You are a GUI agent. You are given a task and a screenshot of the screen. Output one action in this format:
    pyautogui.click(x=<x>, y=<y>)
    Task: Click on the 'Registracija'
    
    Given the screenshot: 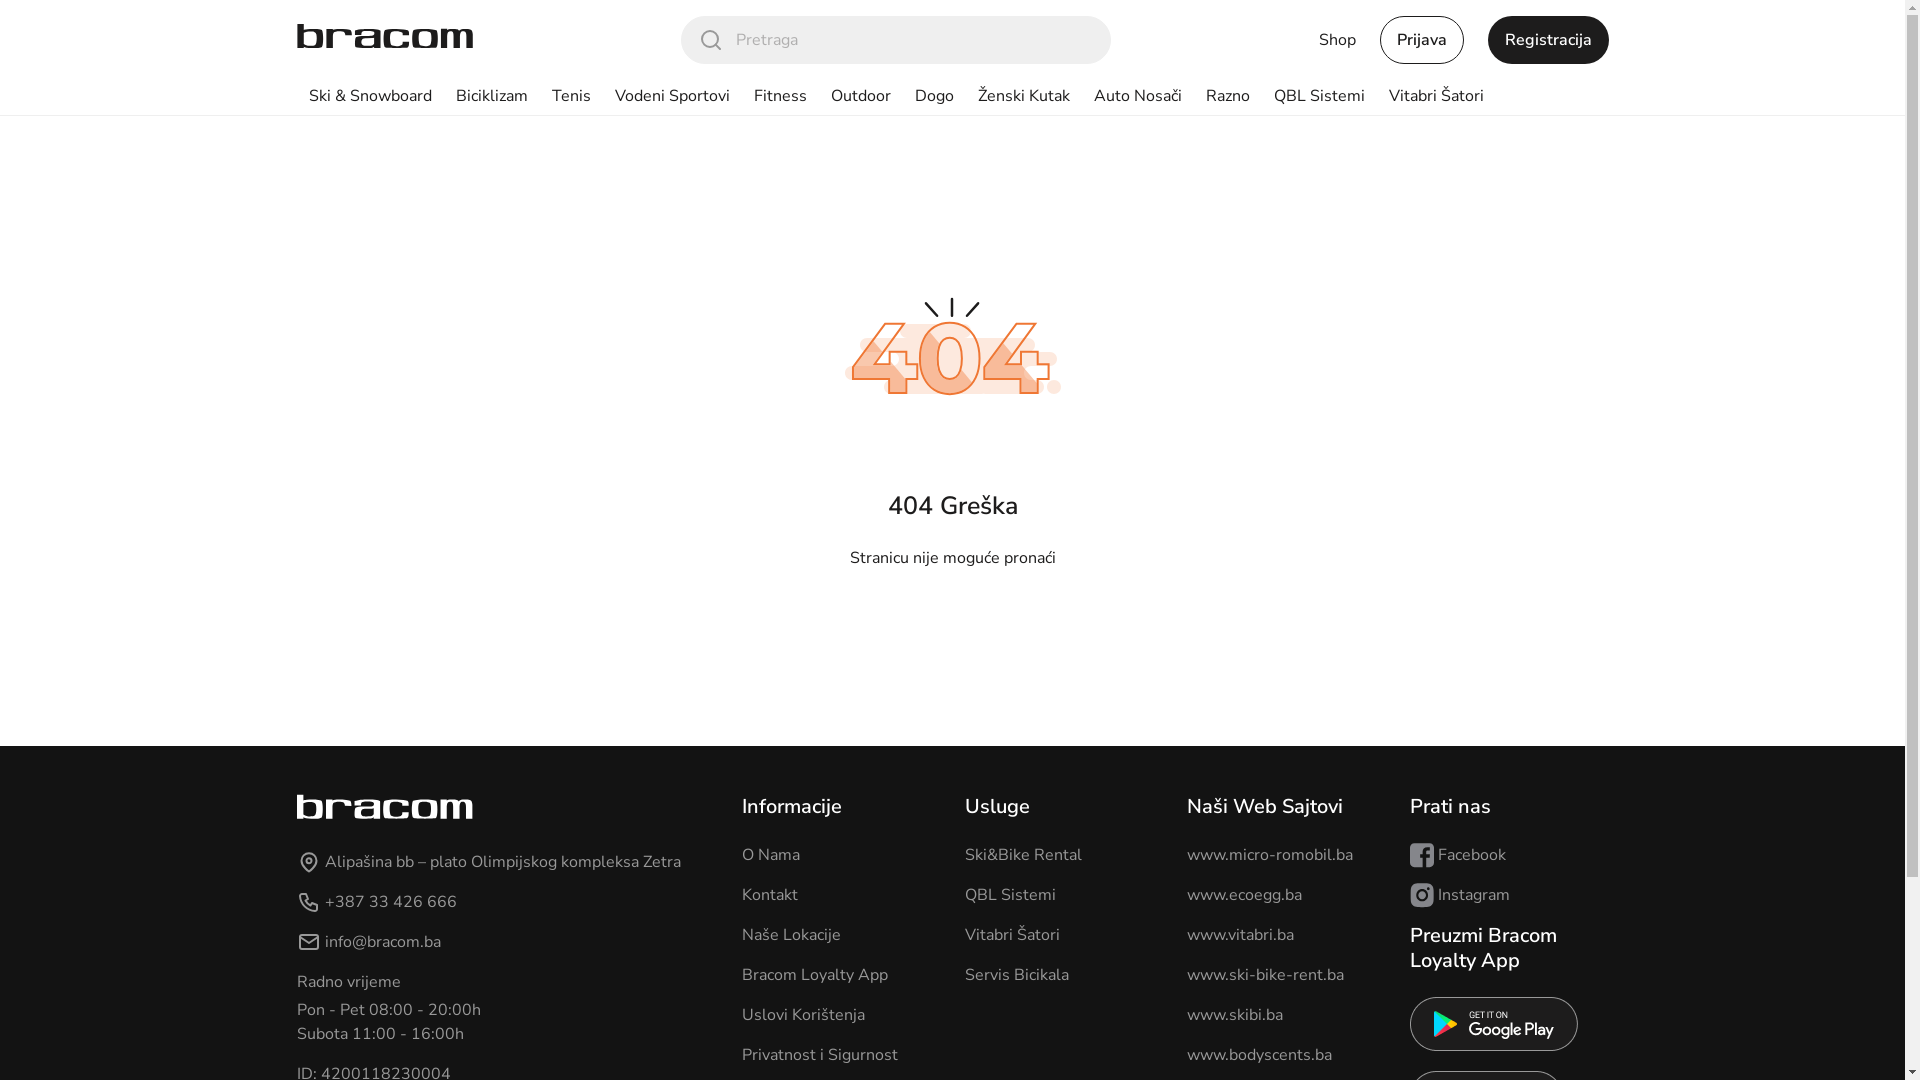 What is the action you would take?
    pyautogui.click(x=1547, y=39)
    